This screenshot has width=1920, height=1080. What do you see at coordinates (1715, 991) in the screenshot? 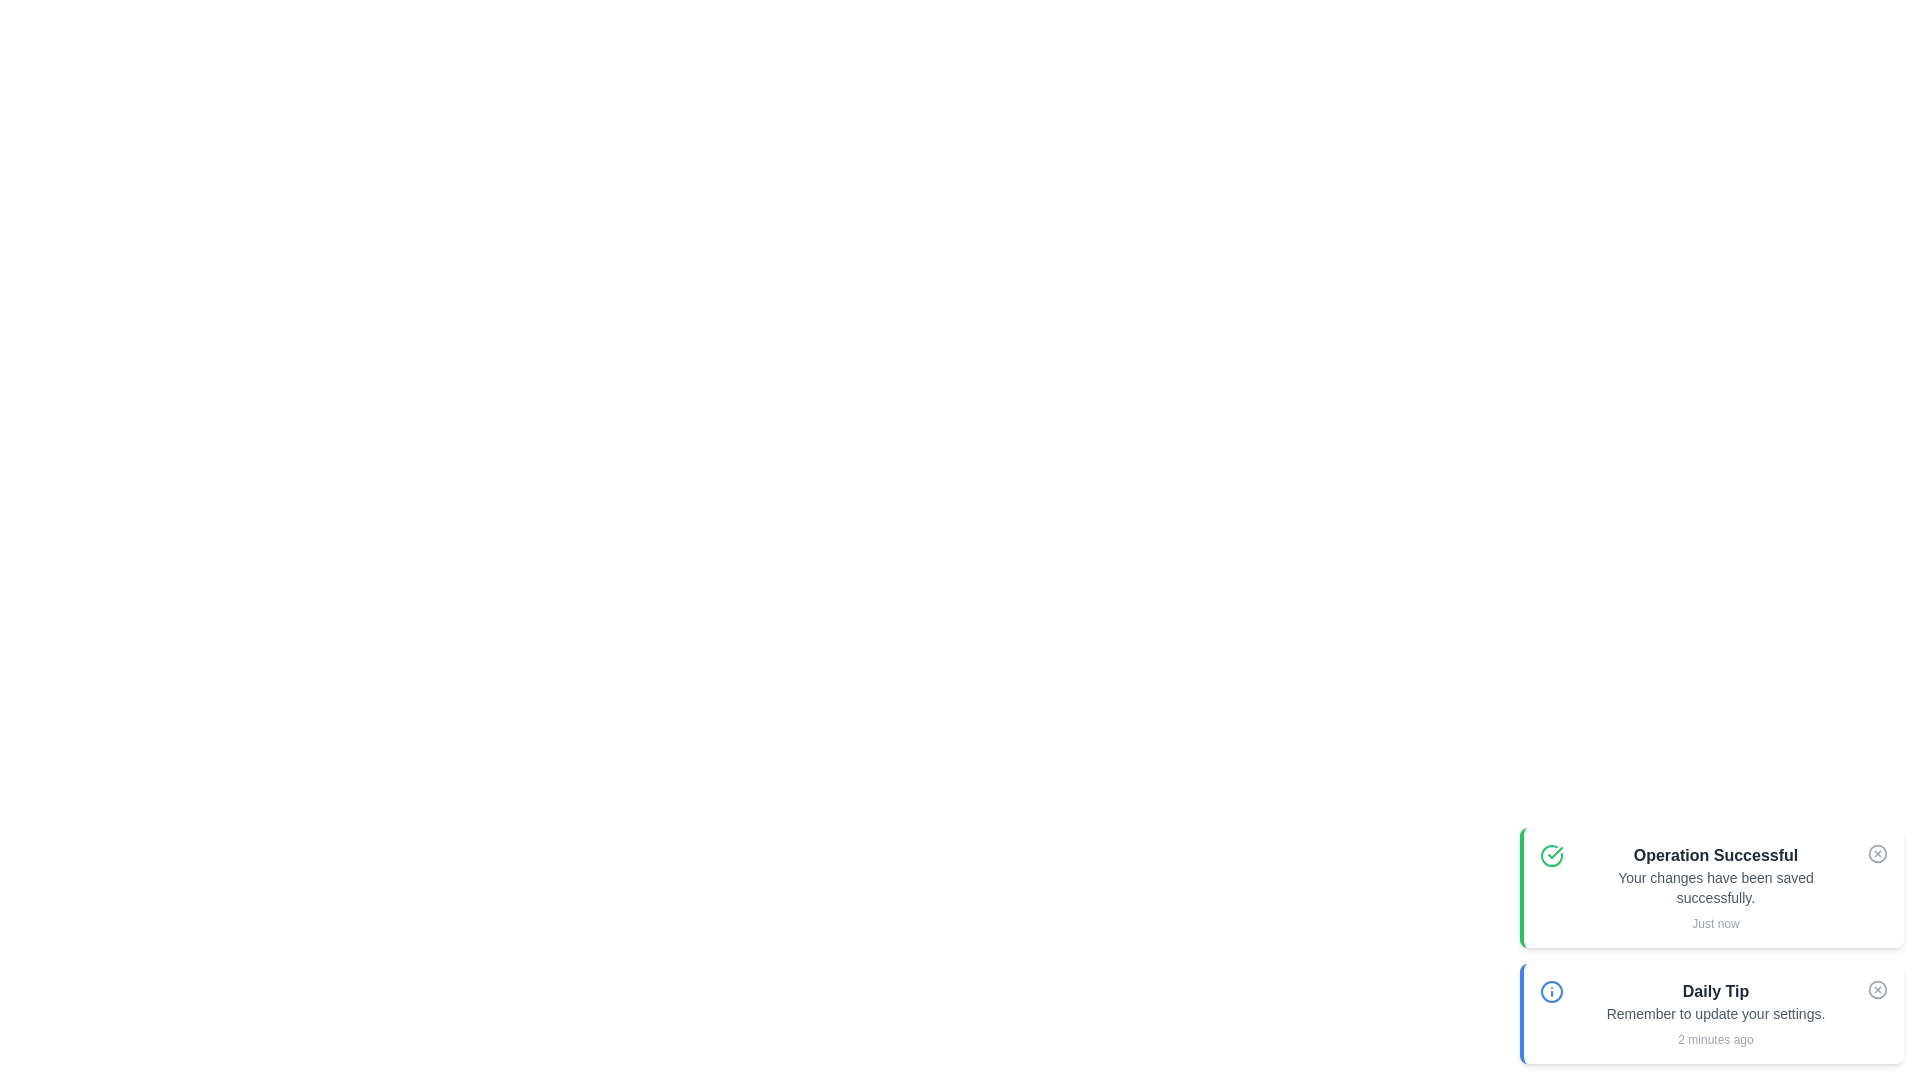
I see `the 'Daily Tip' text label, which is a bold, dark-gray font element positioned at the top of the notification card titled 'Operation Successful'` at bounding box center [1715, 991].